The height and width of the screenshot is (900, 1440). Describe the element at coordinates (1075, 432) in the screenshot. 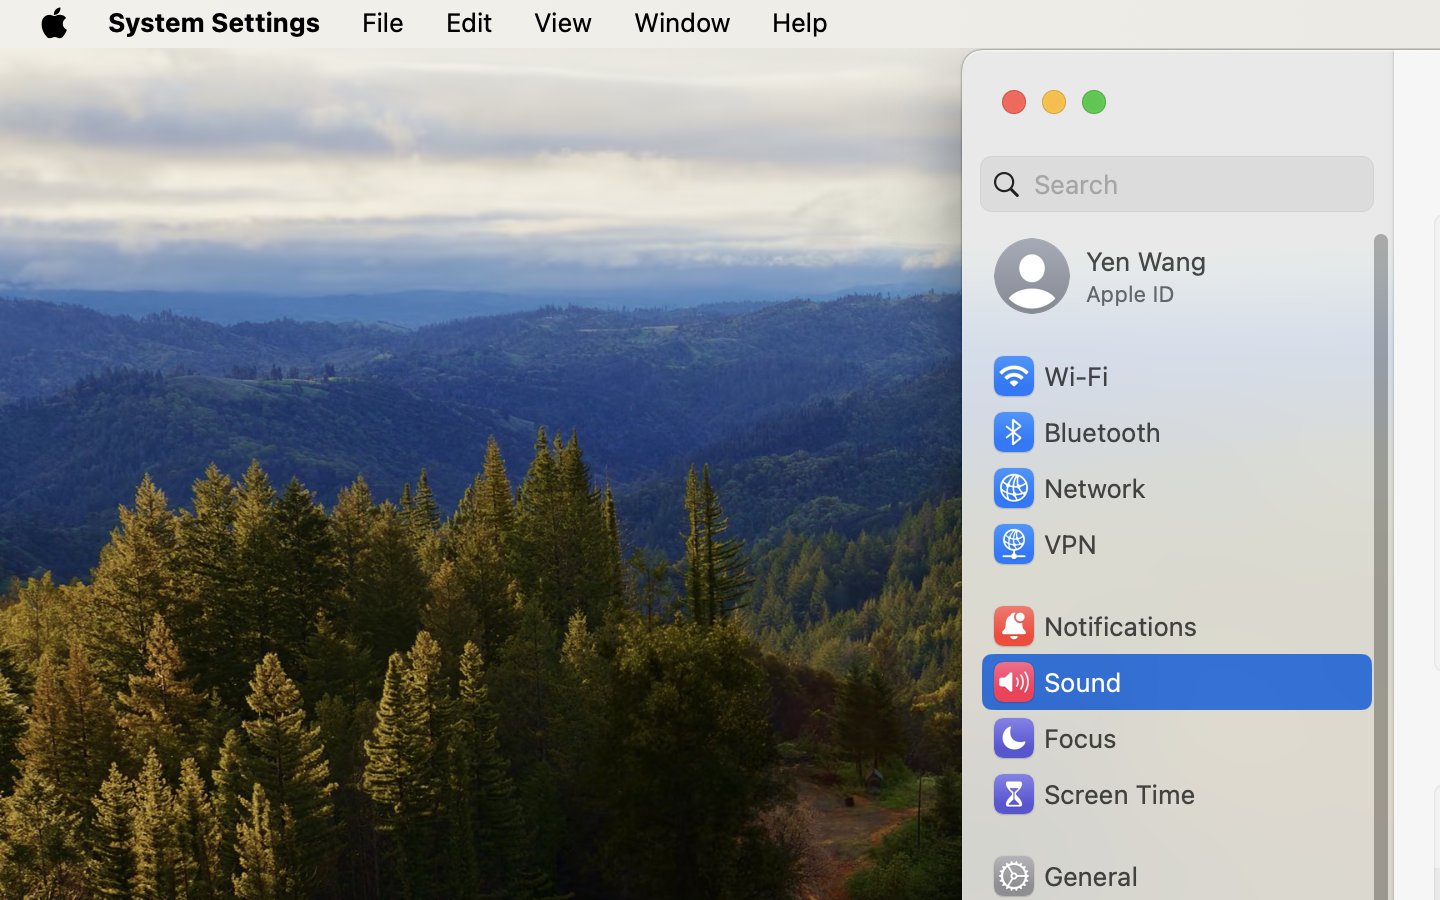

I see `'Bluetooth'` at that location.